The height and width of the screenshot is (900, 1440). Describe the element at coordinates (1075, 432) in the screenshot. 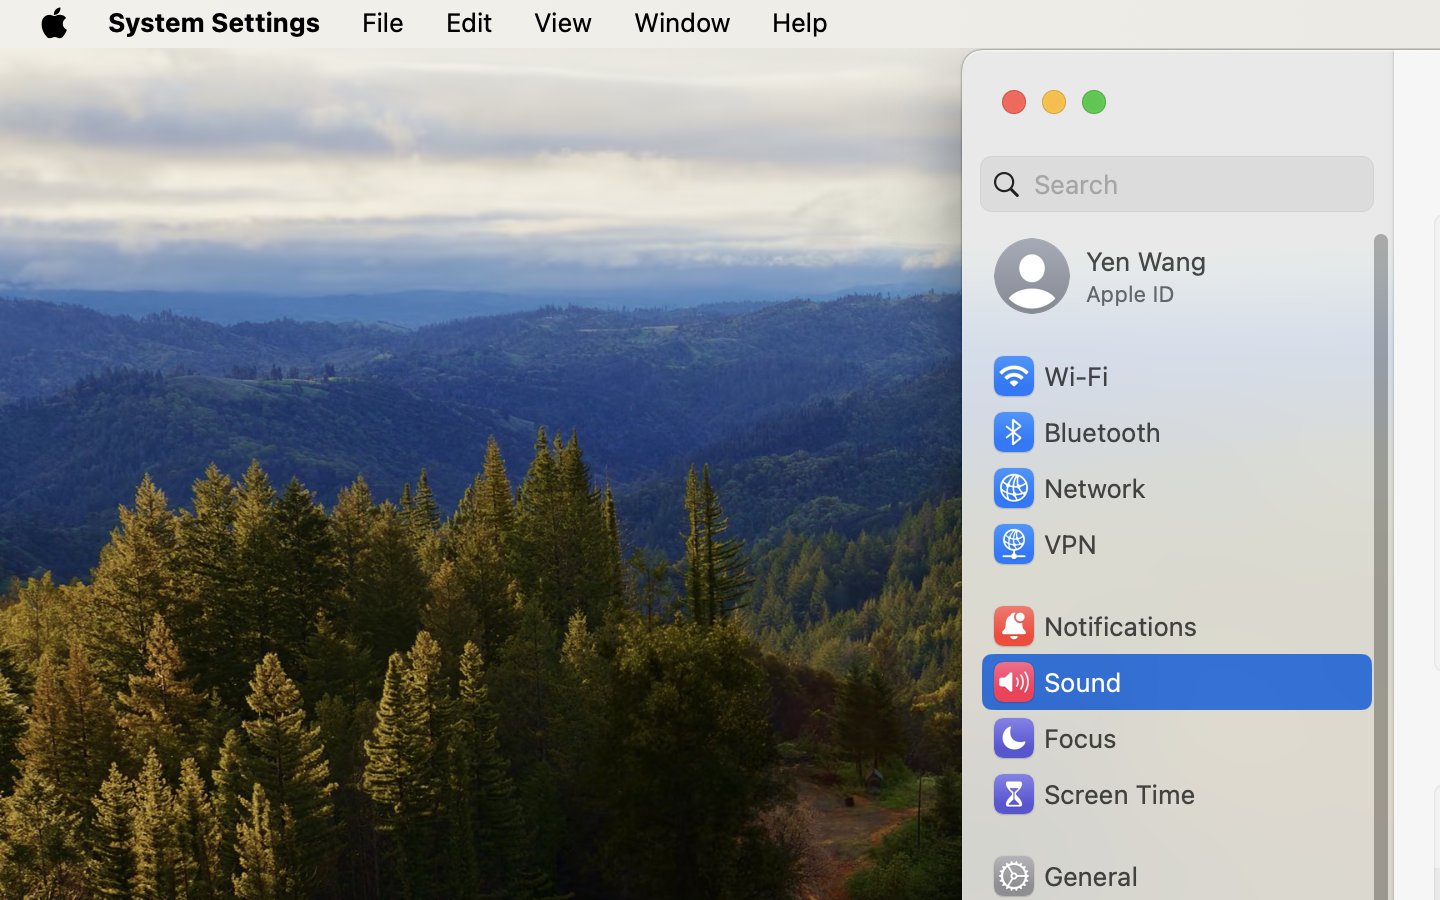

I see `'Bluetooth'` at that location.